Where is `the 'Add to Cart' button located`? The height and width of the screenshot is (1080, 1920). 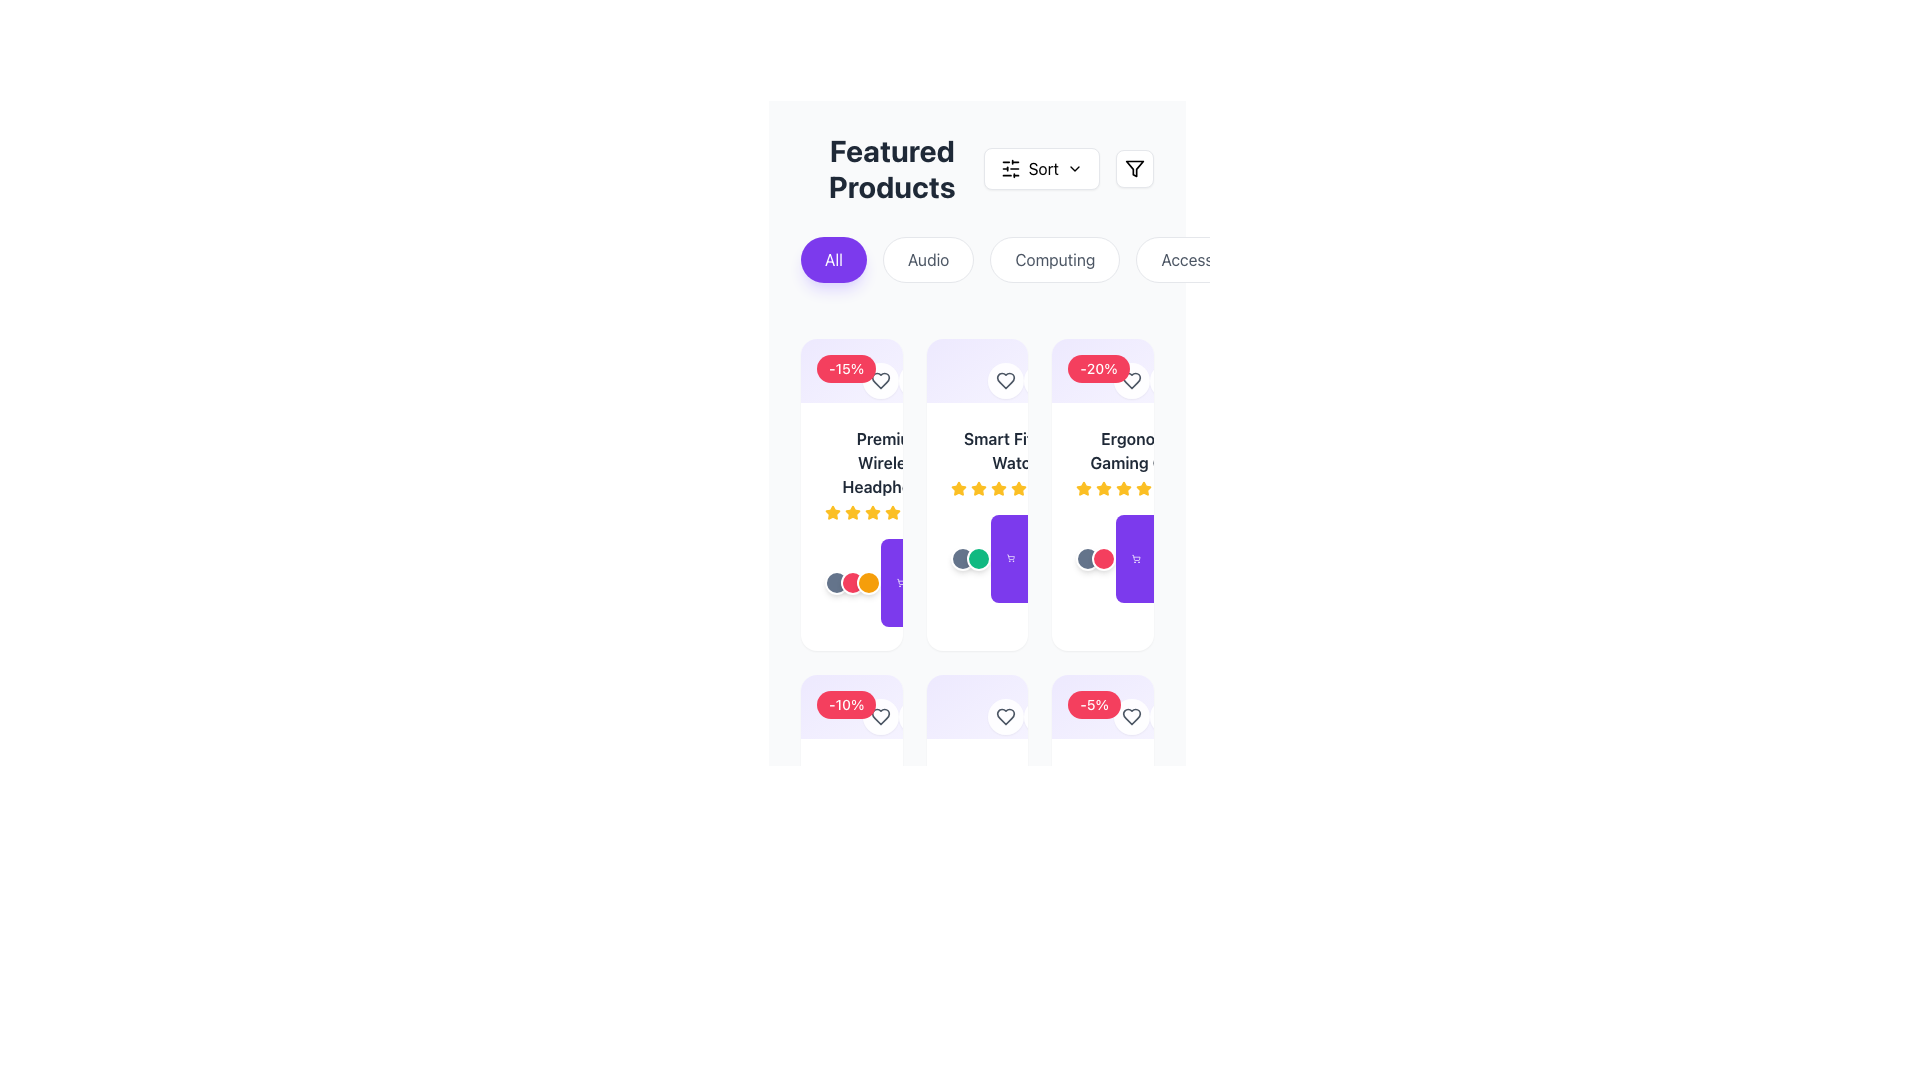
the 'Add to Cart' button located is located at coordinates (1160, 559).